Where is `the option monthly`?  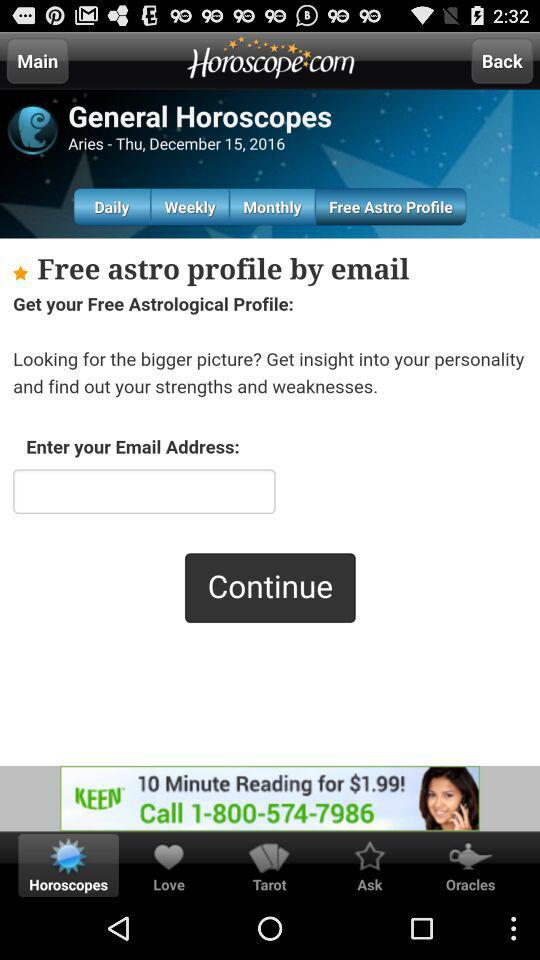 the option monthly is located at coordinates (271, 206).